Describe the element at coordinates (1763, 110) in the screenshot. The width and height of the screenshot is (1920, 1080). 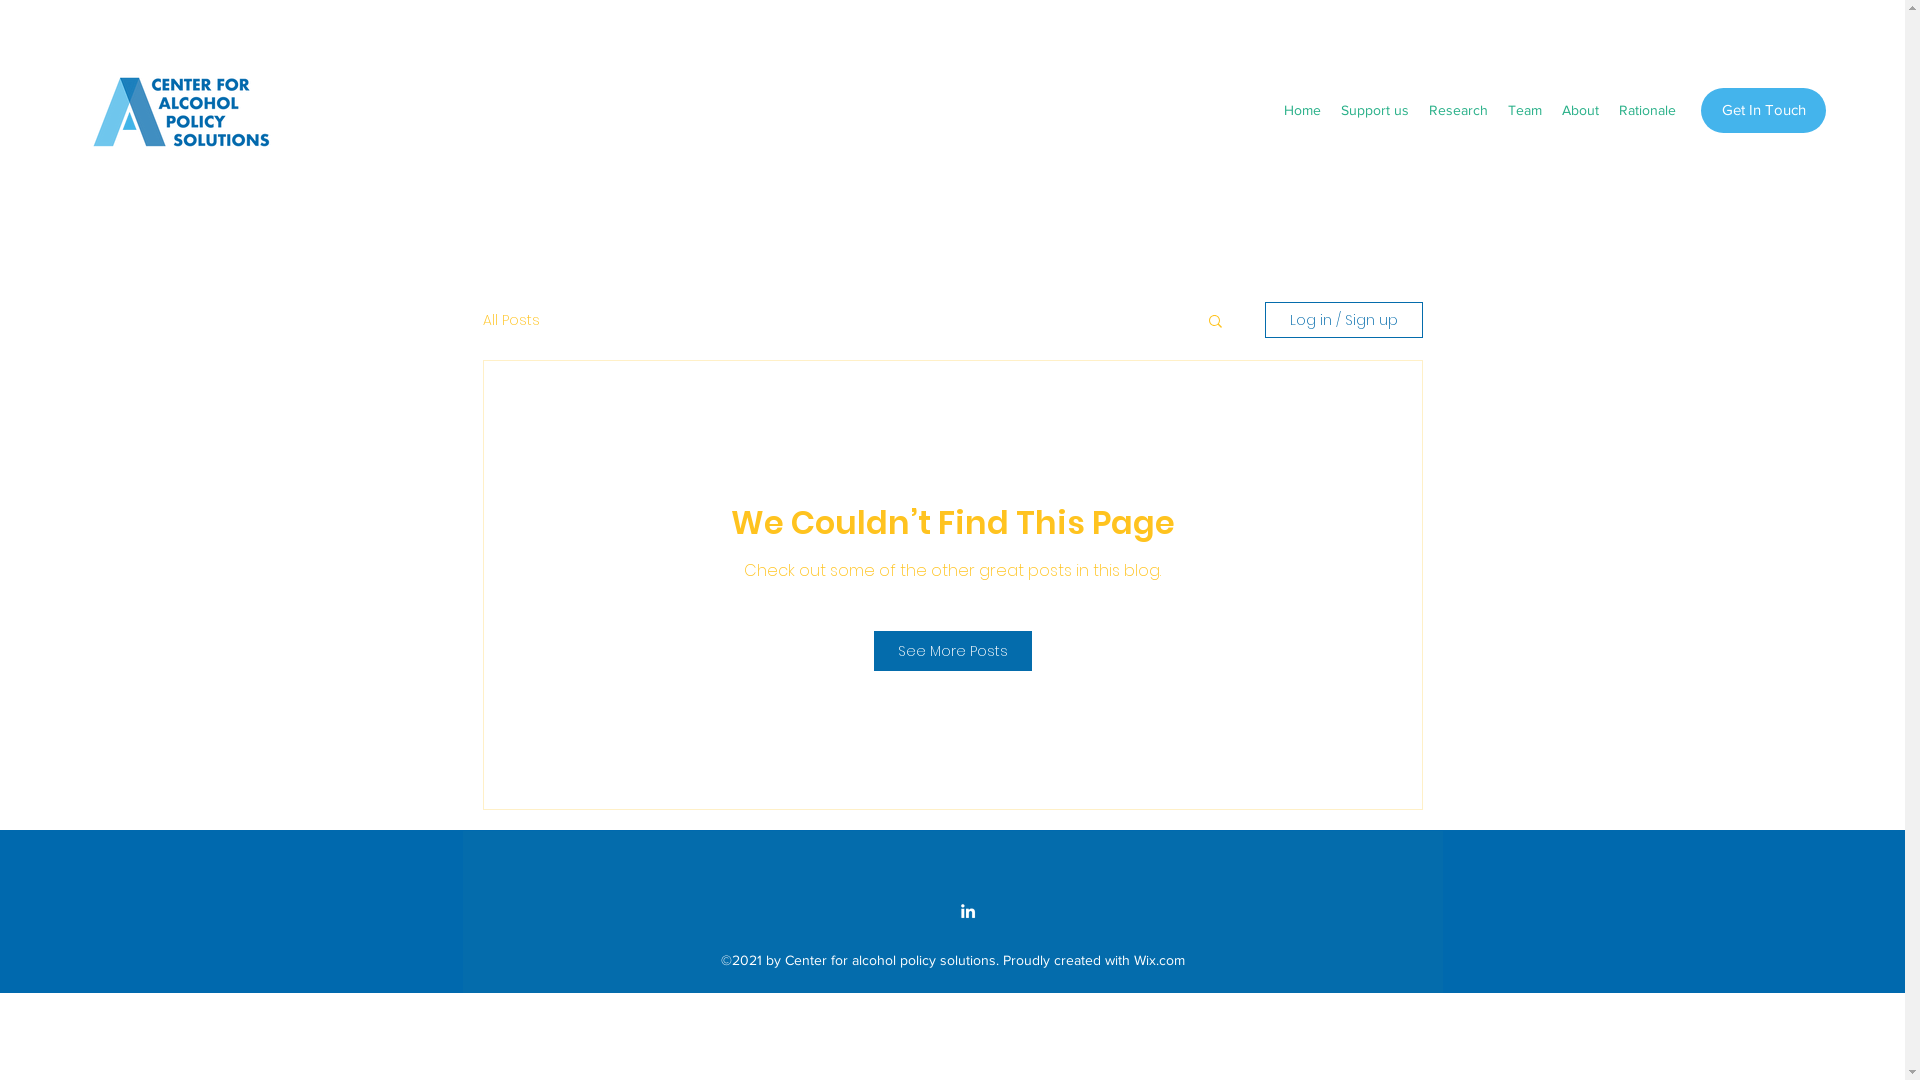
I see `'Get In Touch'` at that location.